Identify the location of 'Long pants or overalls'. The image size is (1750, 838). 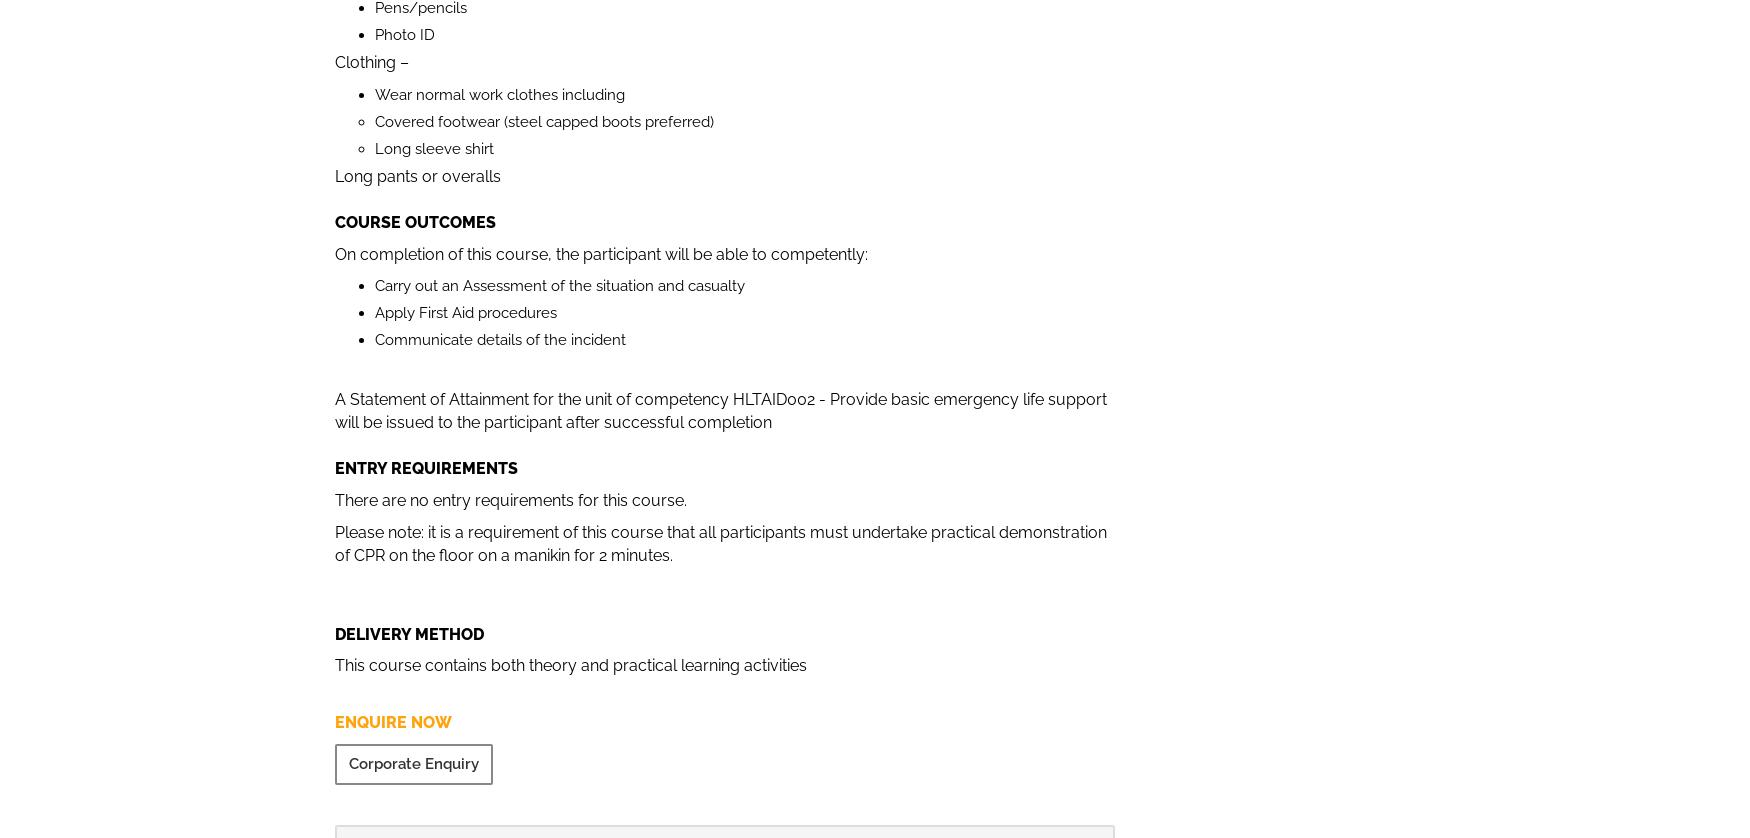
(417, 175).